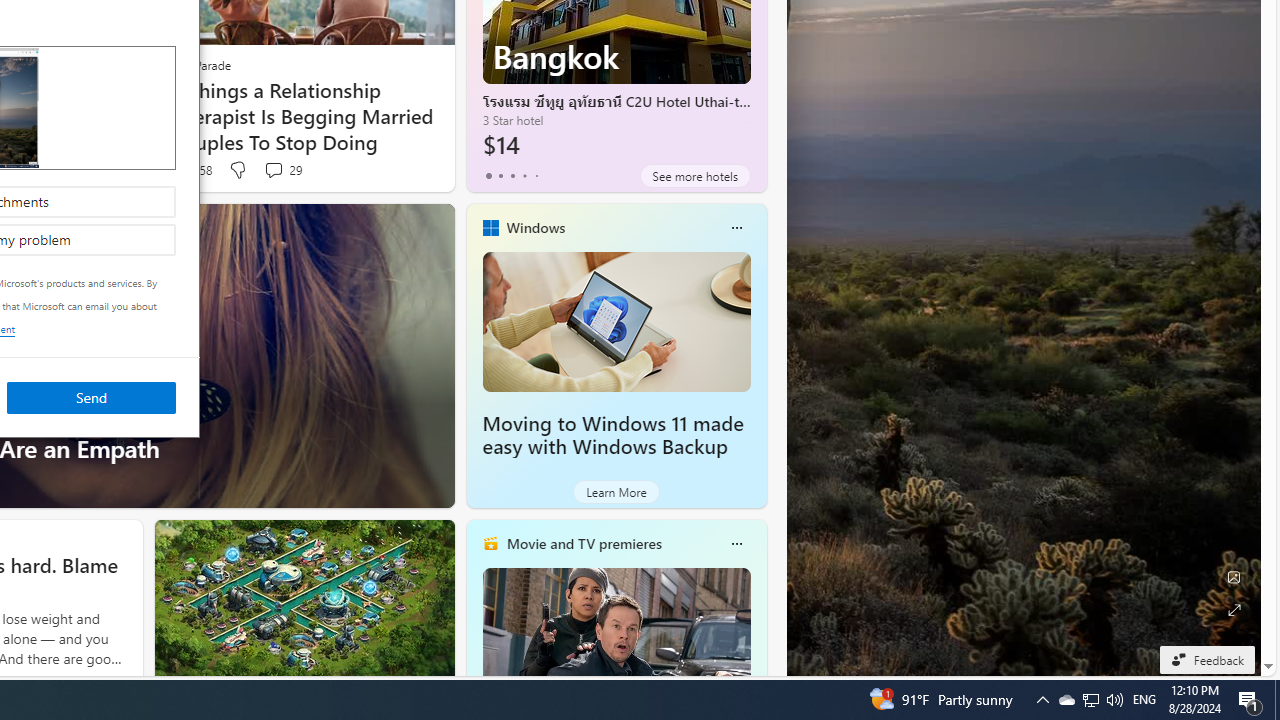 Image resolution: width=1280 pixels, height=720 pixels. I want to click on 'tab-1', so click(500, 175).